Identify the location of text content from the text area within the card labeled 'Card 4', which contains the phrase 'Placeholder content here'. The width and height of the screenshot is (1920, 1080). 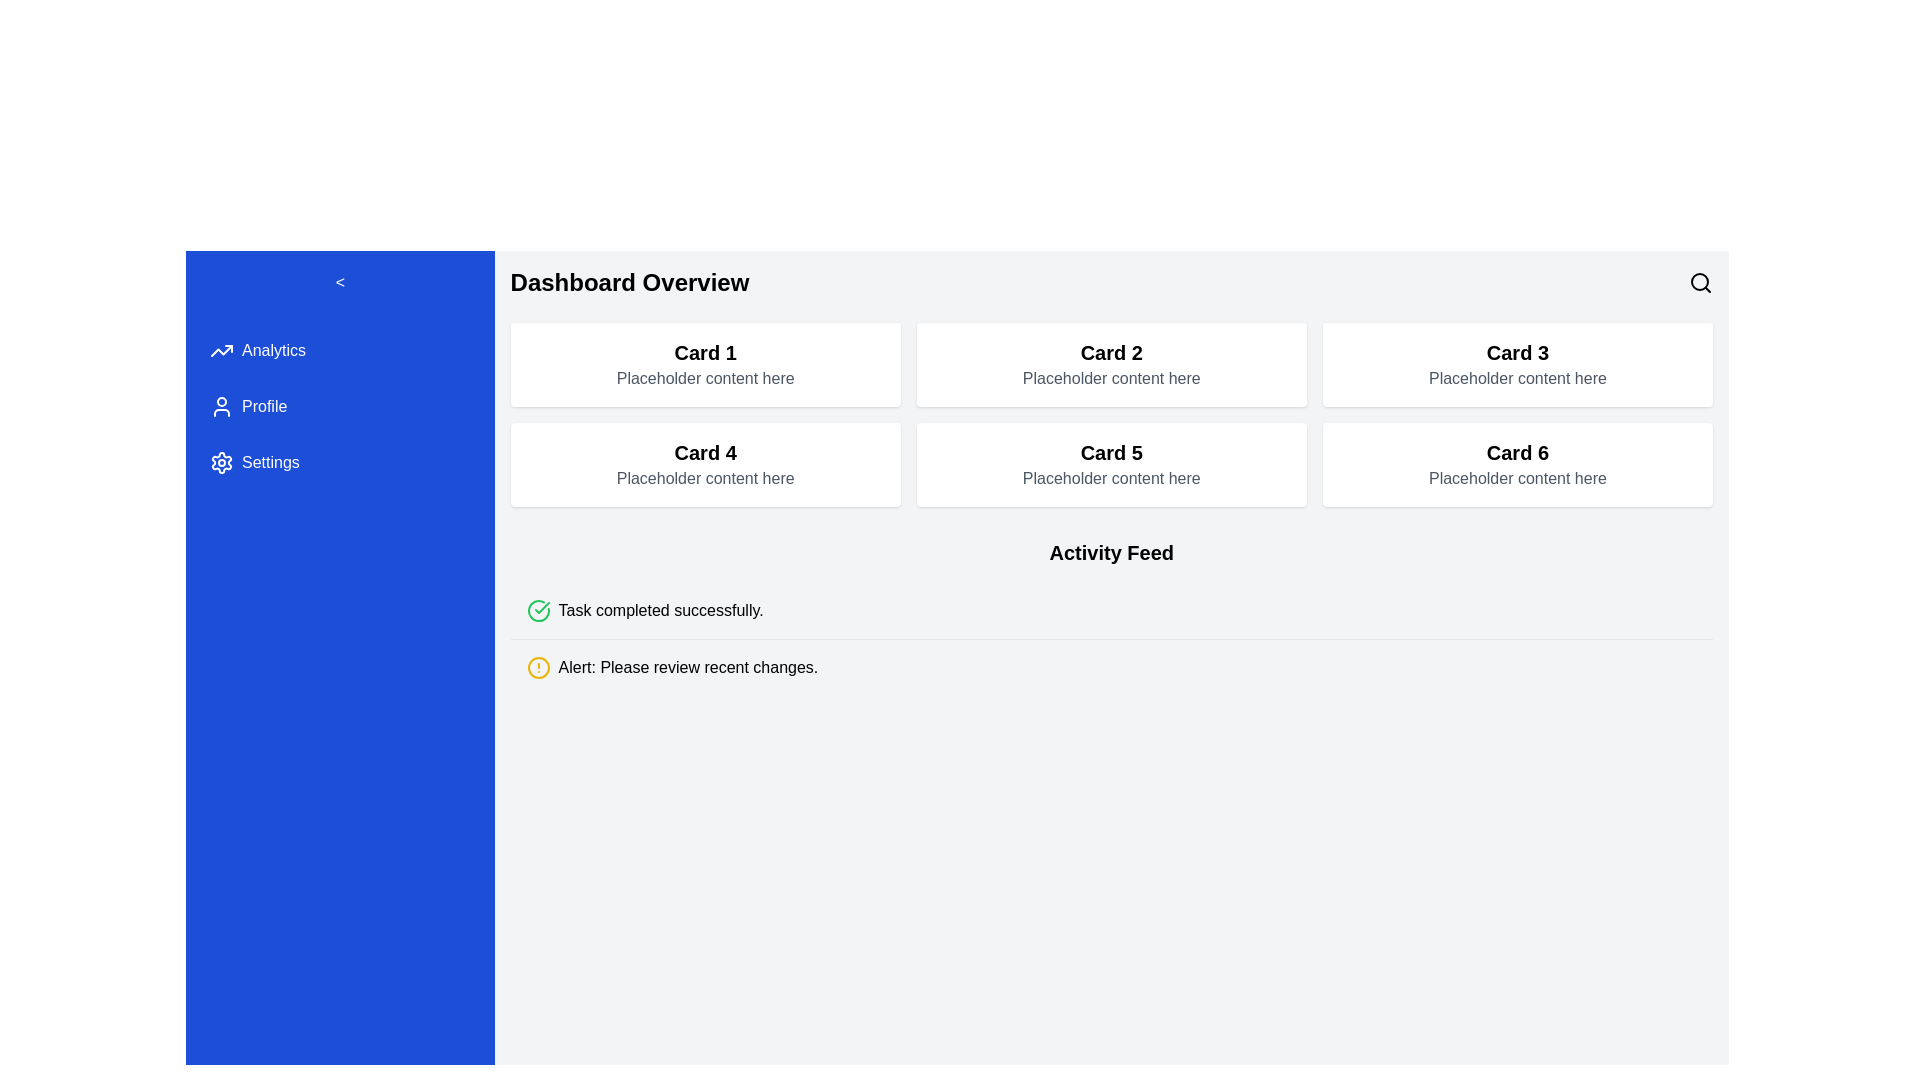
(705, 478).